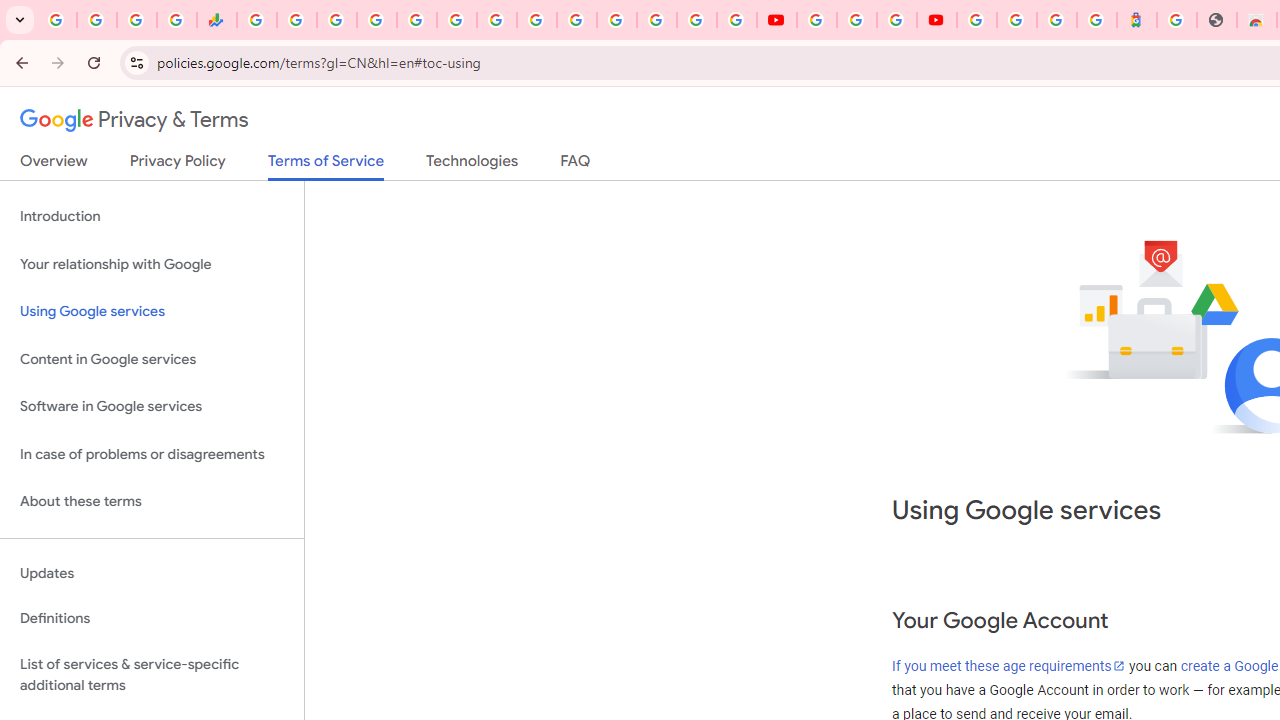 This screenshot has height=720, width=1280. What do you see at coordinates (151, 573) in the screenshot?
I see `'Updates'` at bounding box center [151, 573].